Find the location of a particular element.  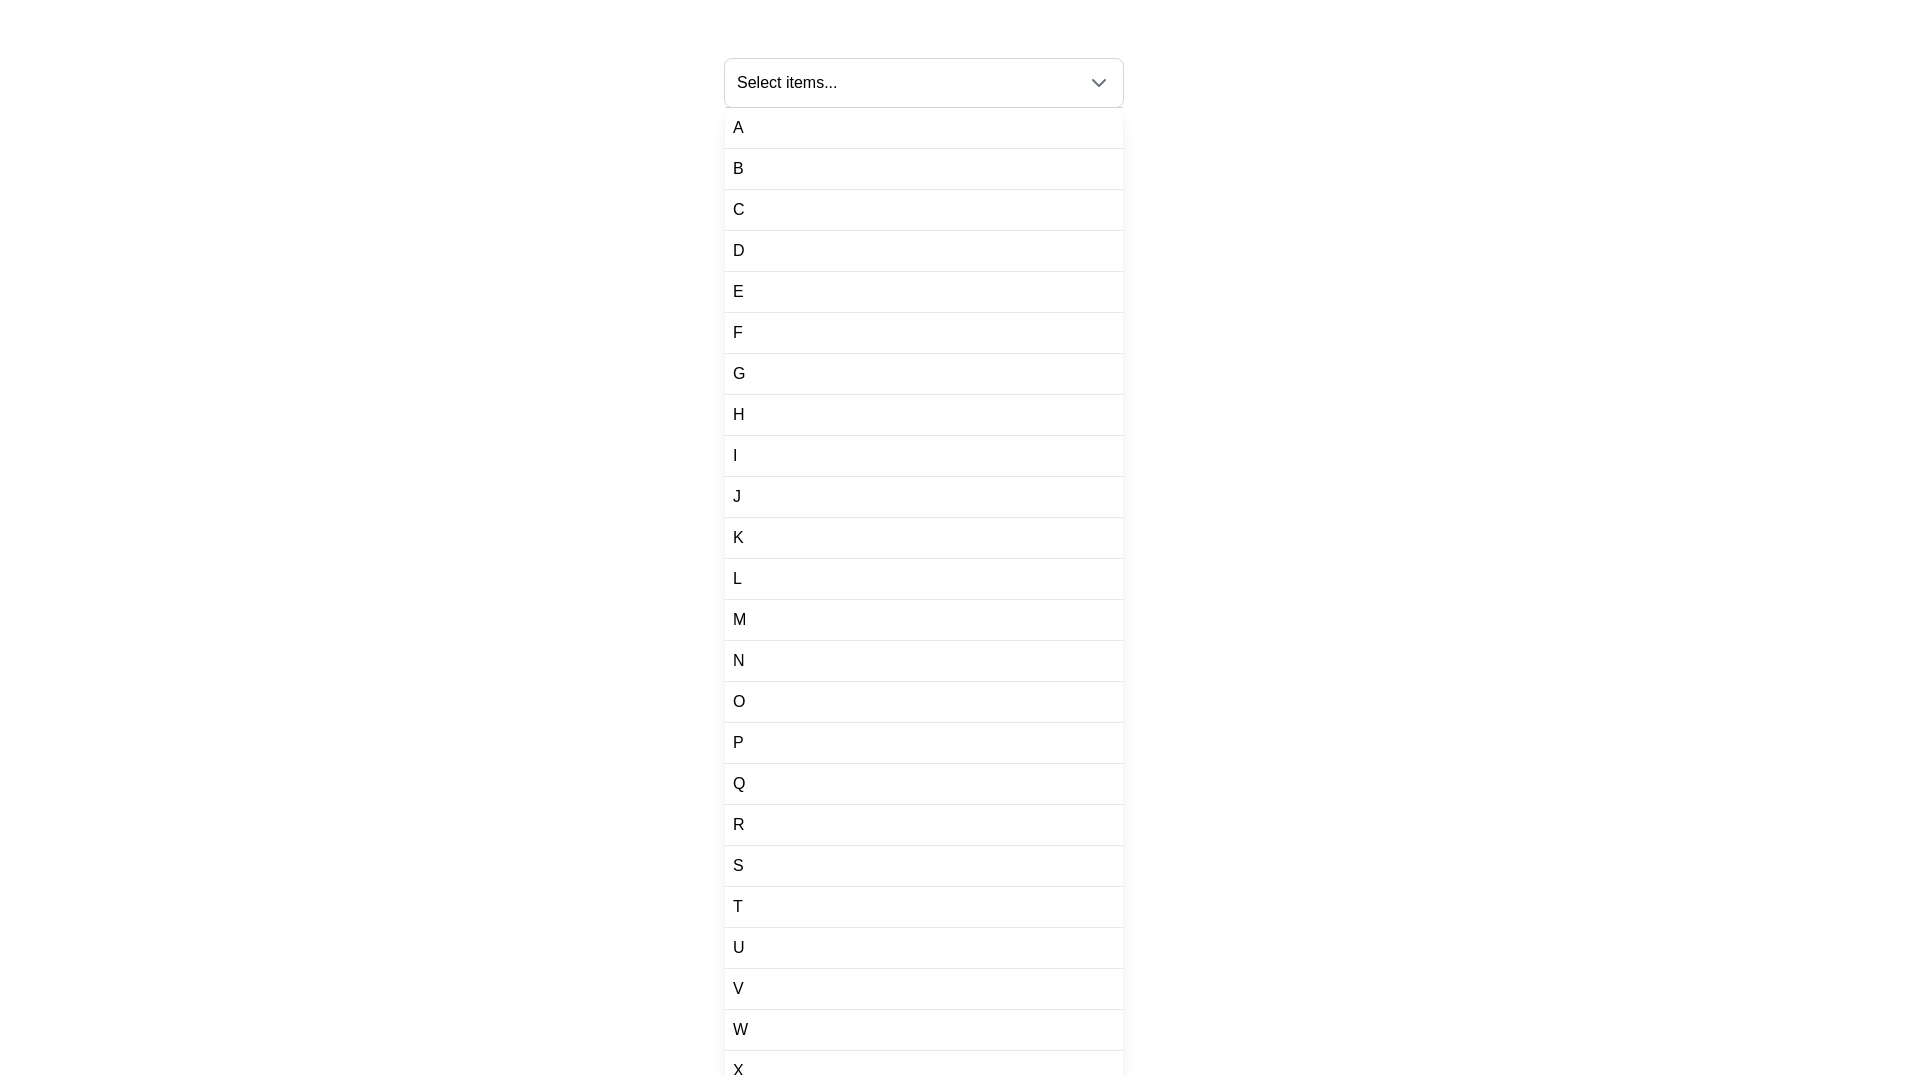

the list item representing the character 'M' in the alphabetized dropdown menu, which is the 13th option in the list is located at coordinates (923, 619).